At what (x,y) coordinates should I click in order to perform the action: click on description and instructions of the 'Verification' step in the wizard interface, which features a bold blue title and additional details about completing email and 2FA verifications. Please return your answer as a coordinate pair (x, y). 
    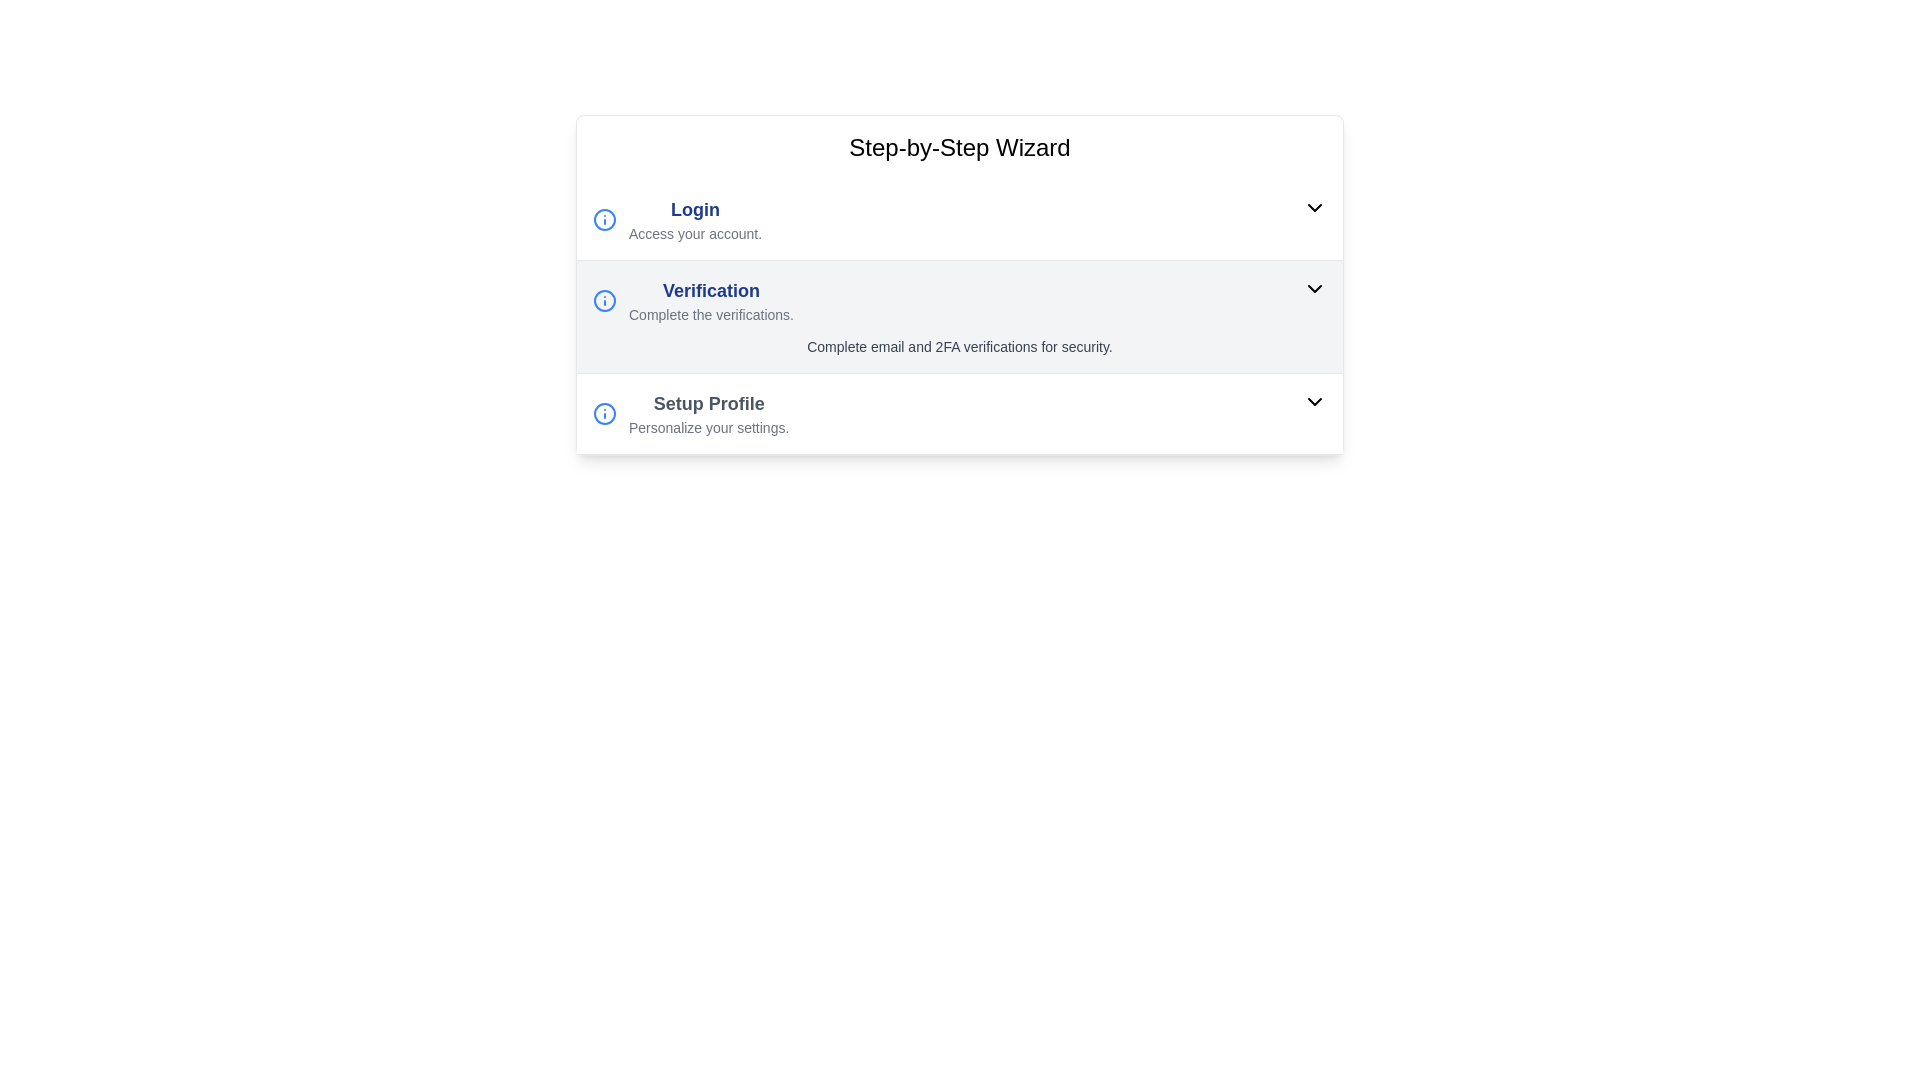
    Looking at the image, I should click on (960, 316).